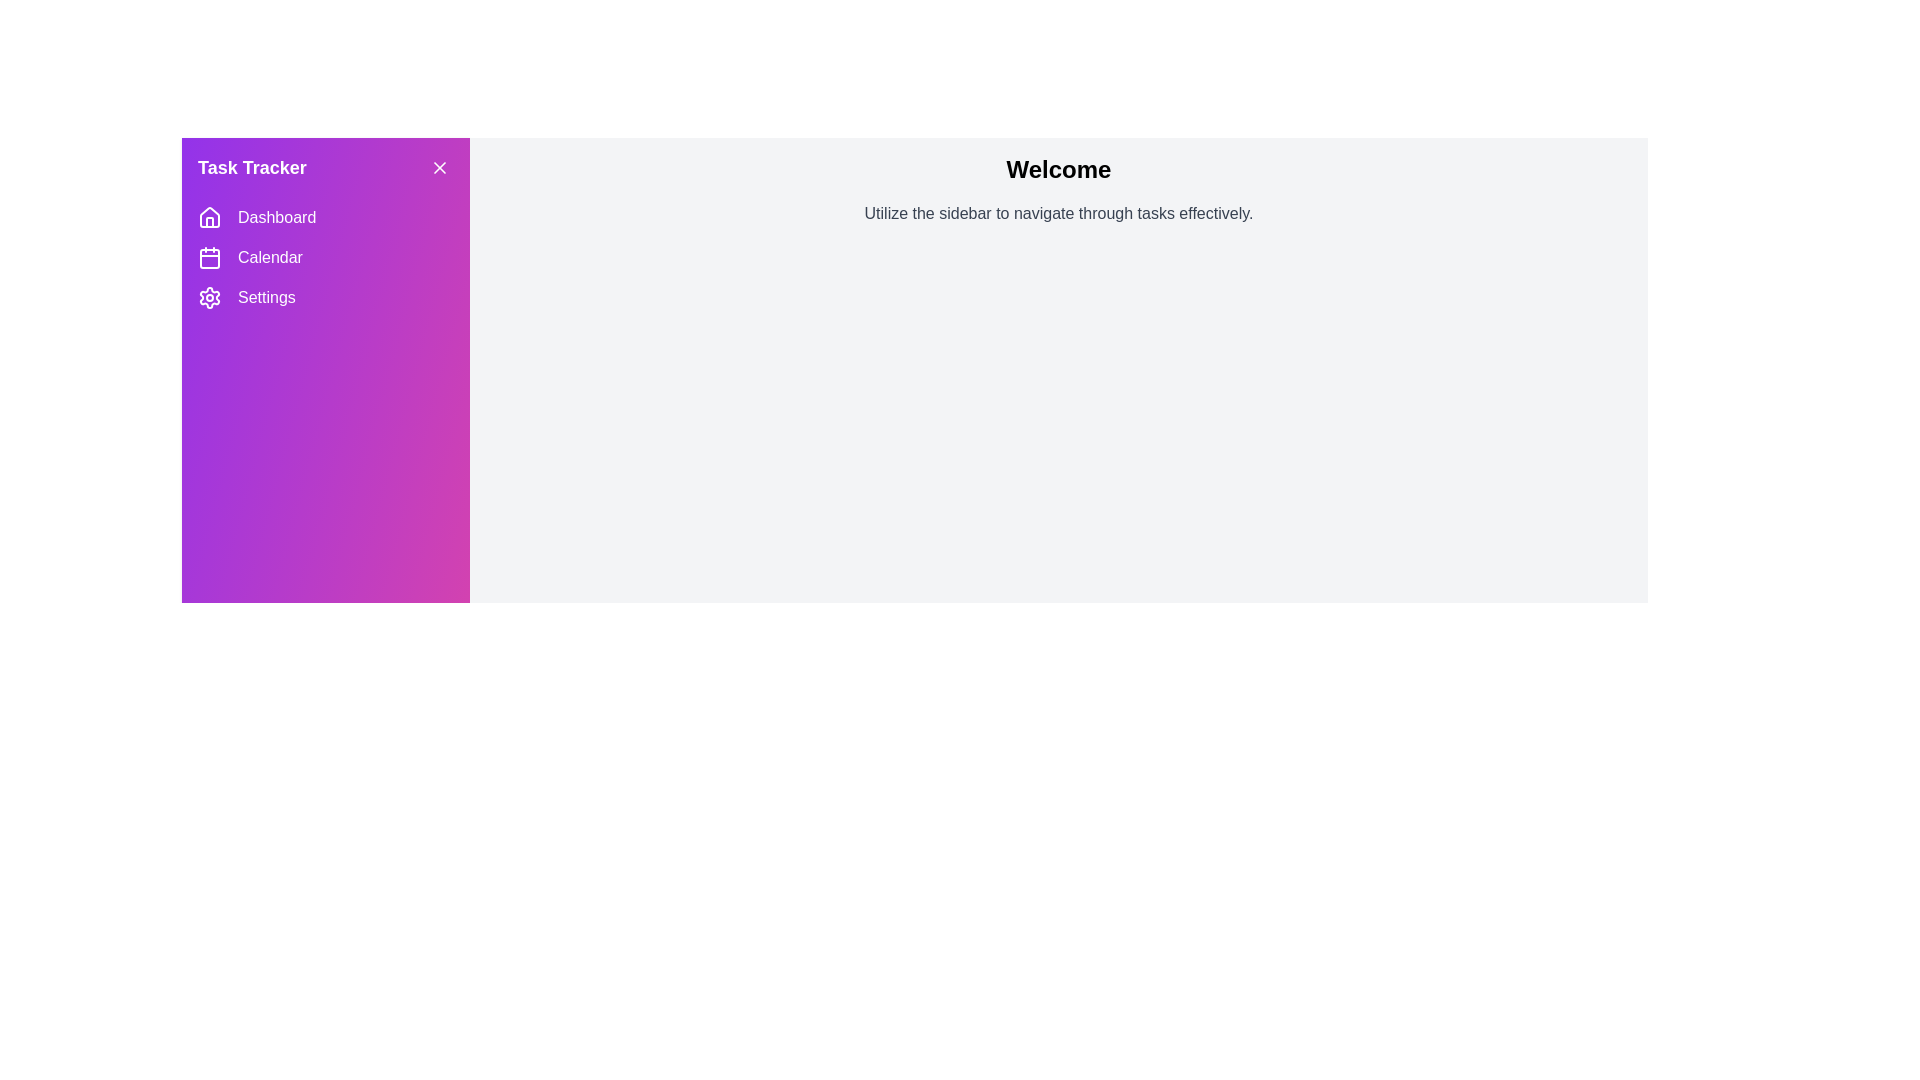 This screenshot has width=1920, height=1080. Describe the element at coordinates (326, 218) in the screenshot. I see `the menu item Dashboard in the sidebar` at that location.